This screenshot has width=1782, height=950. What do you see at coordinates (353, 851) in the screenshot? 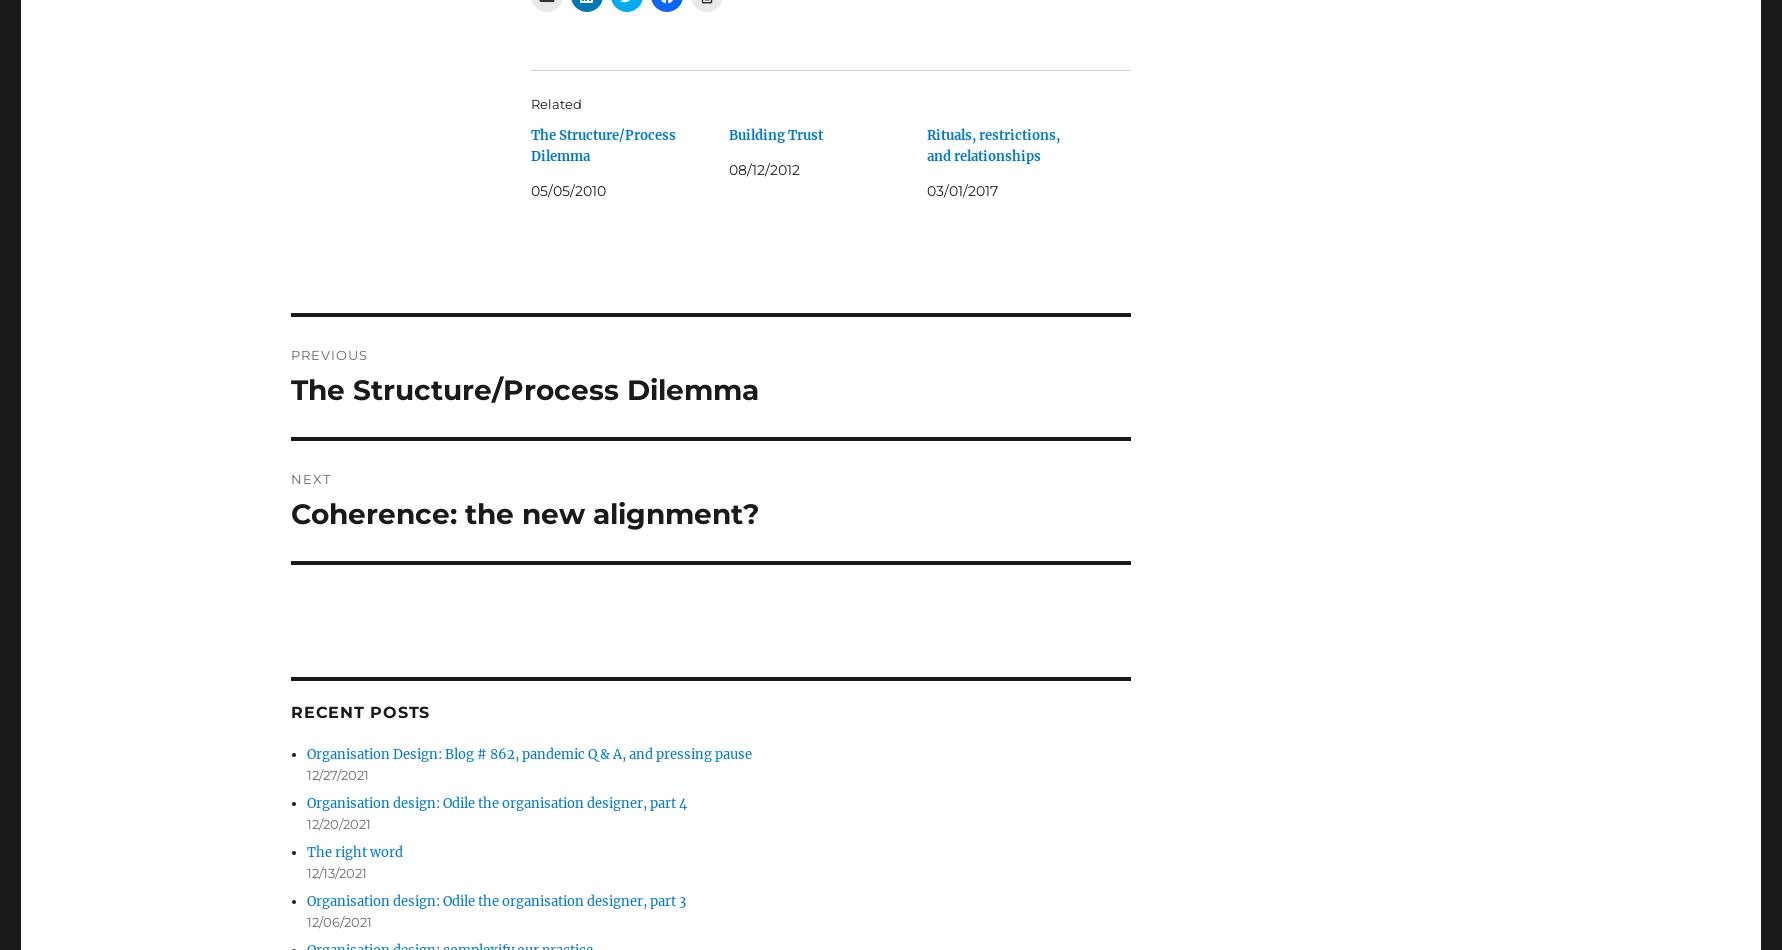
I see `'The right word'` at bounding box center [353, 851].